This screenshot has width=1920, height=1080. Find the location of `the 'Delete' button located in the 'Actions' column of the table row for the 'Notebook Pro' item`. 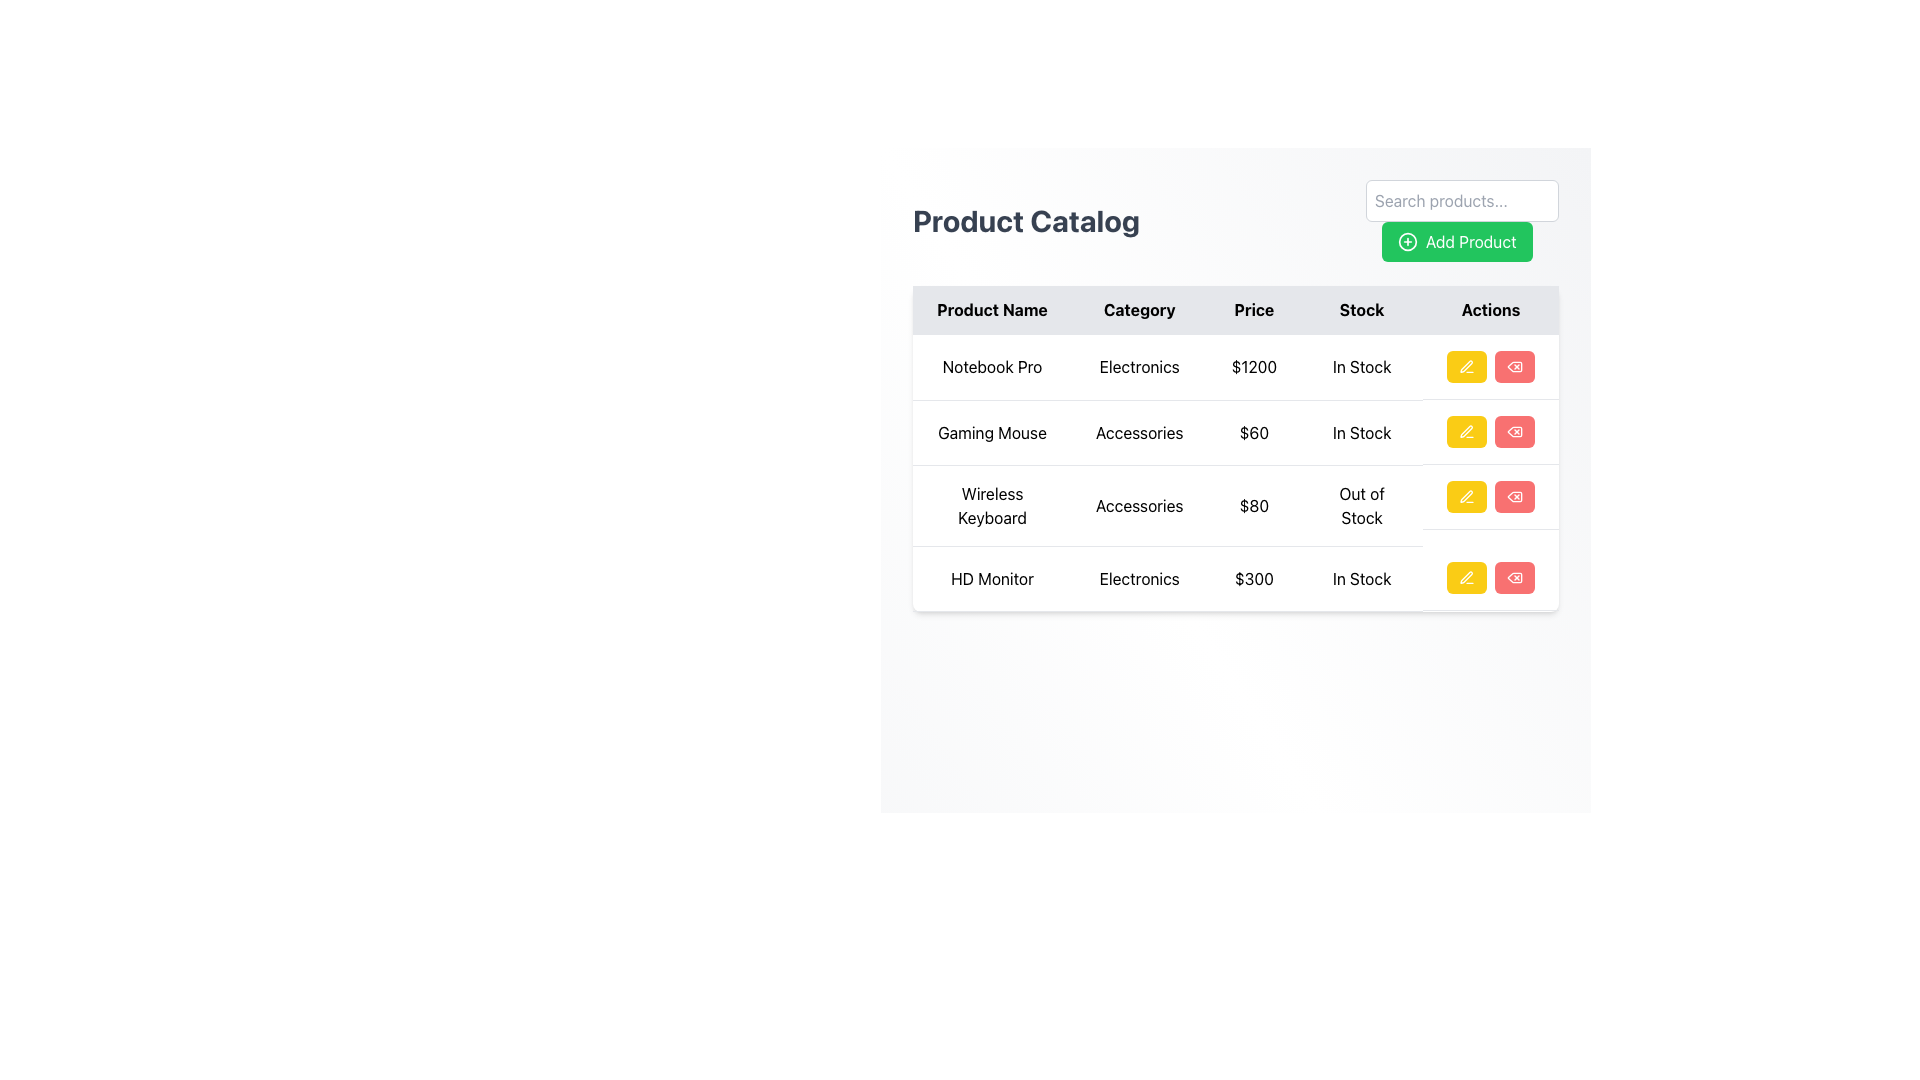

the 'Delete' button located in the 'Actions' column of the table row for the 'Notebook Pro' item is located at coordinates (1515, 366).